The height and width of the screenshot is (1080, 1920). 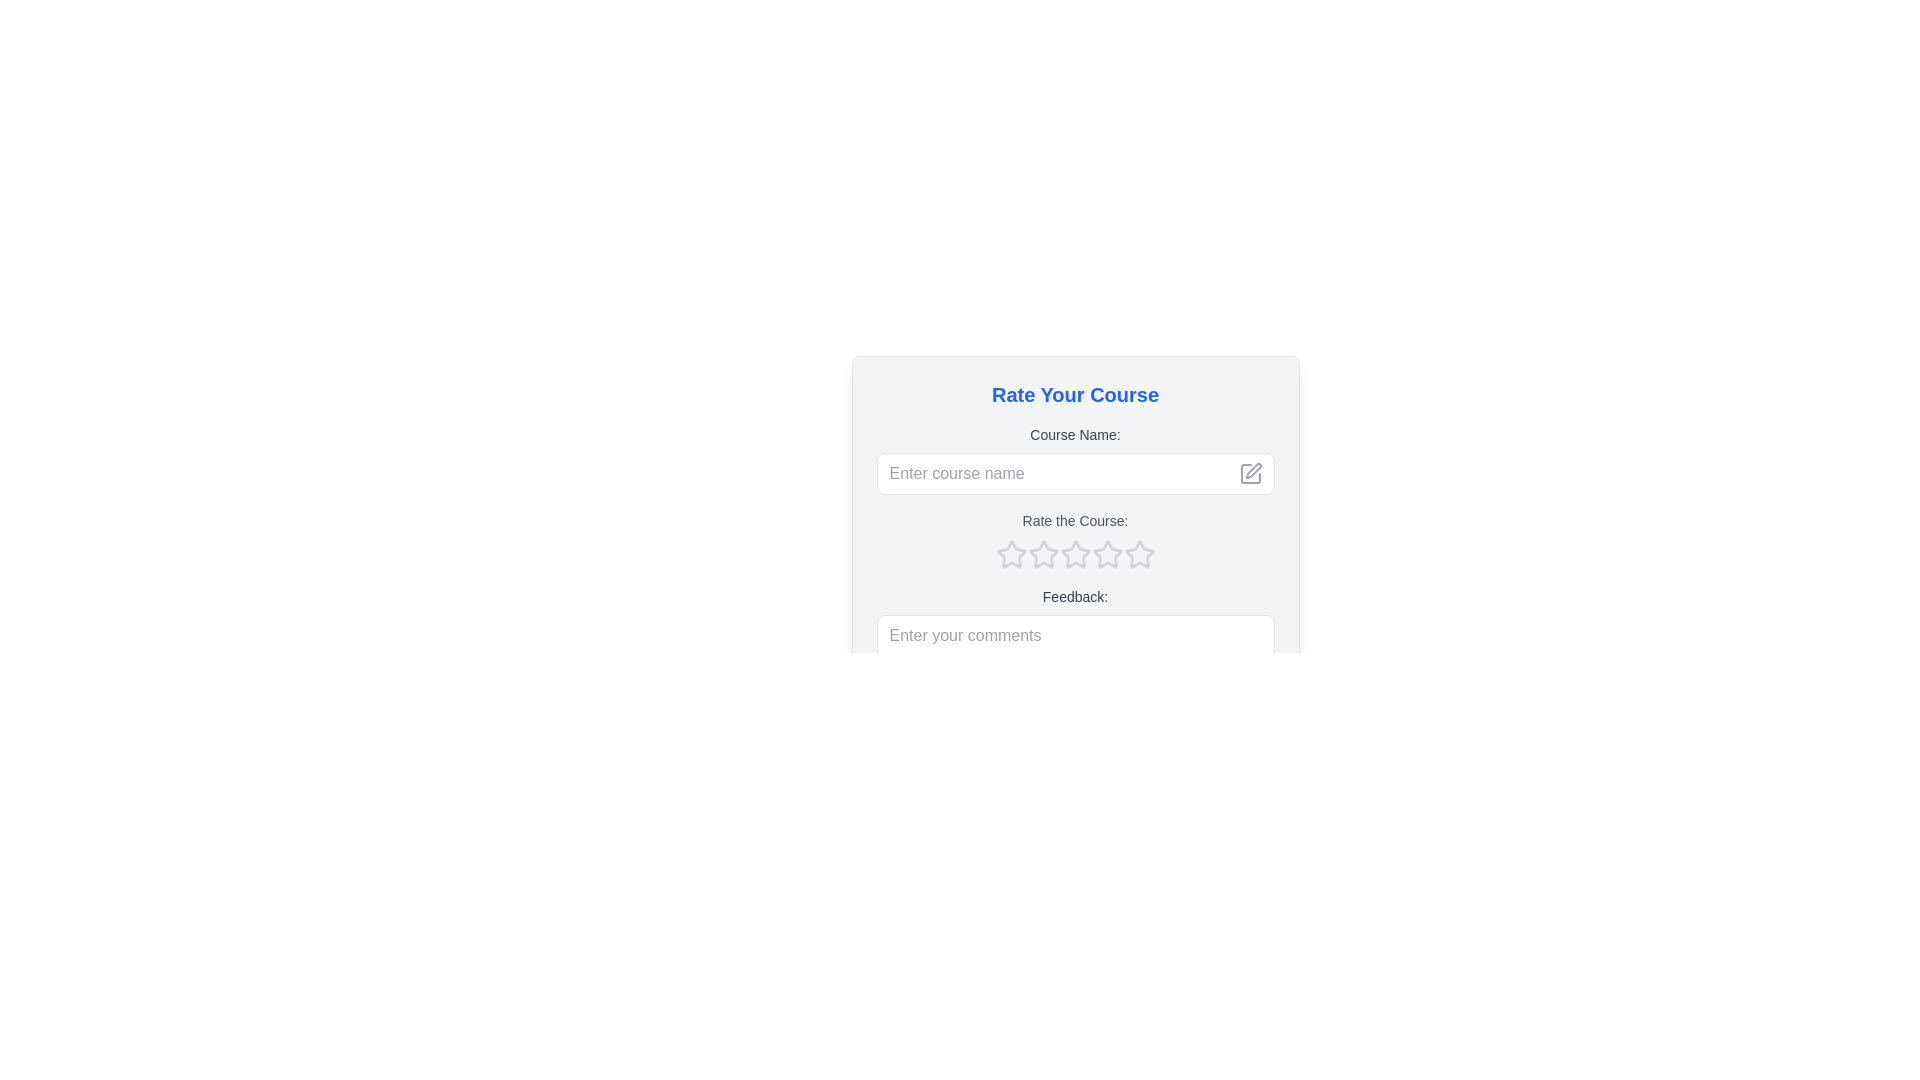 I want to click on the first star icon in the rating section, so click(x=1042, y=554).